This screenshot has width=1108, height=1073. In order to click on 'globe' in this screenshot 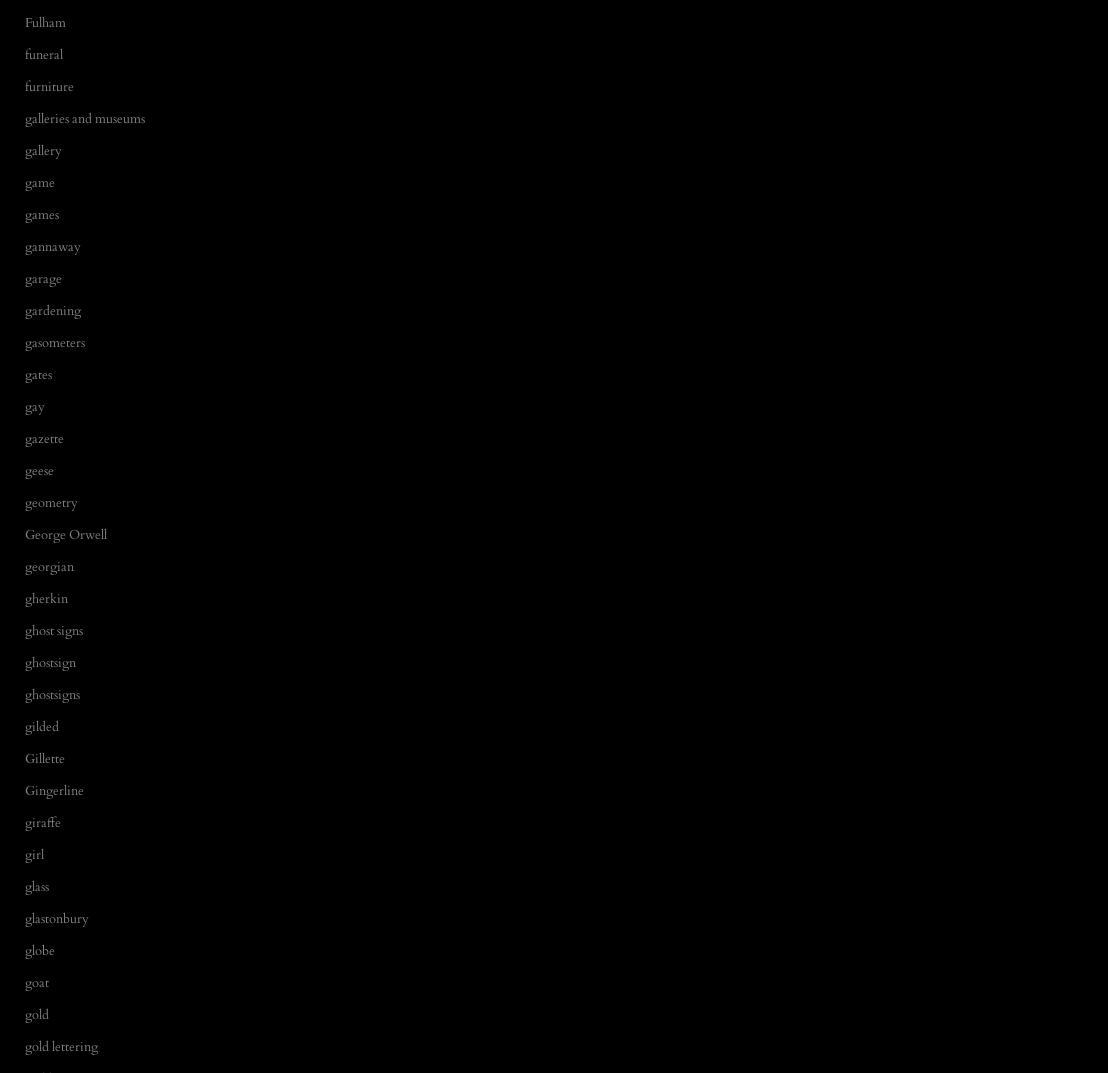, I will do `click(39, 950)`.